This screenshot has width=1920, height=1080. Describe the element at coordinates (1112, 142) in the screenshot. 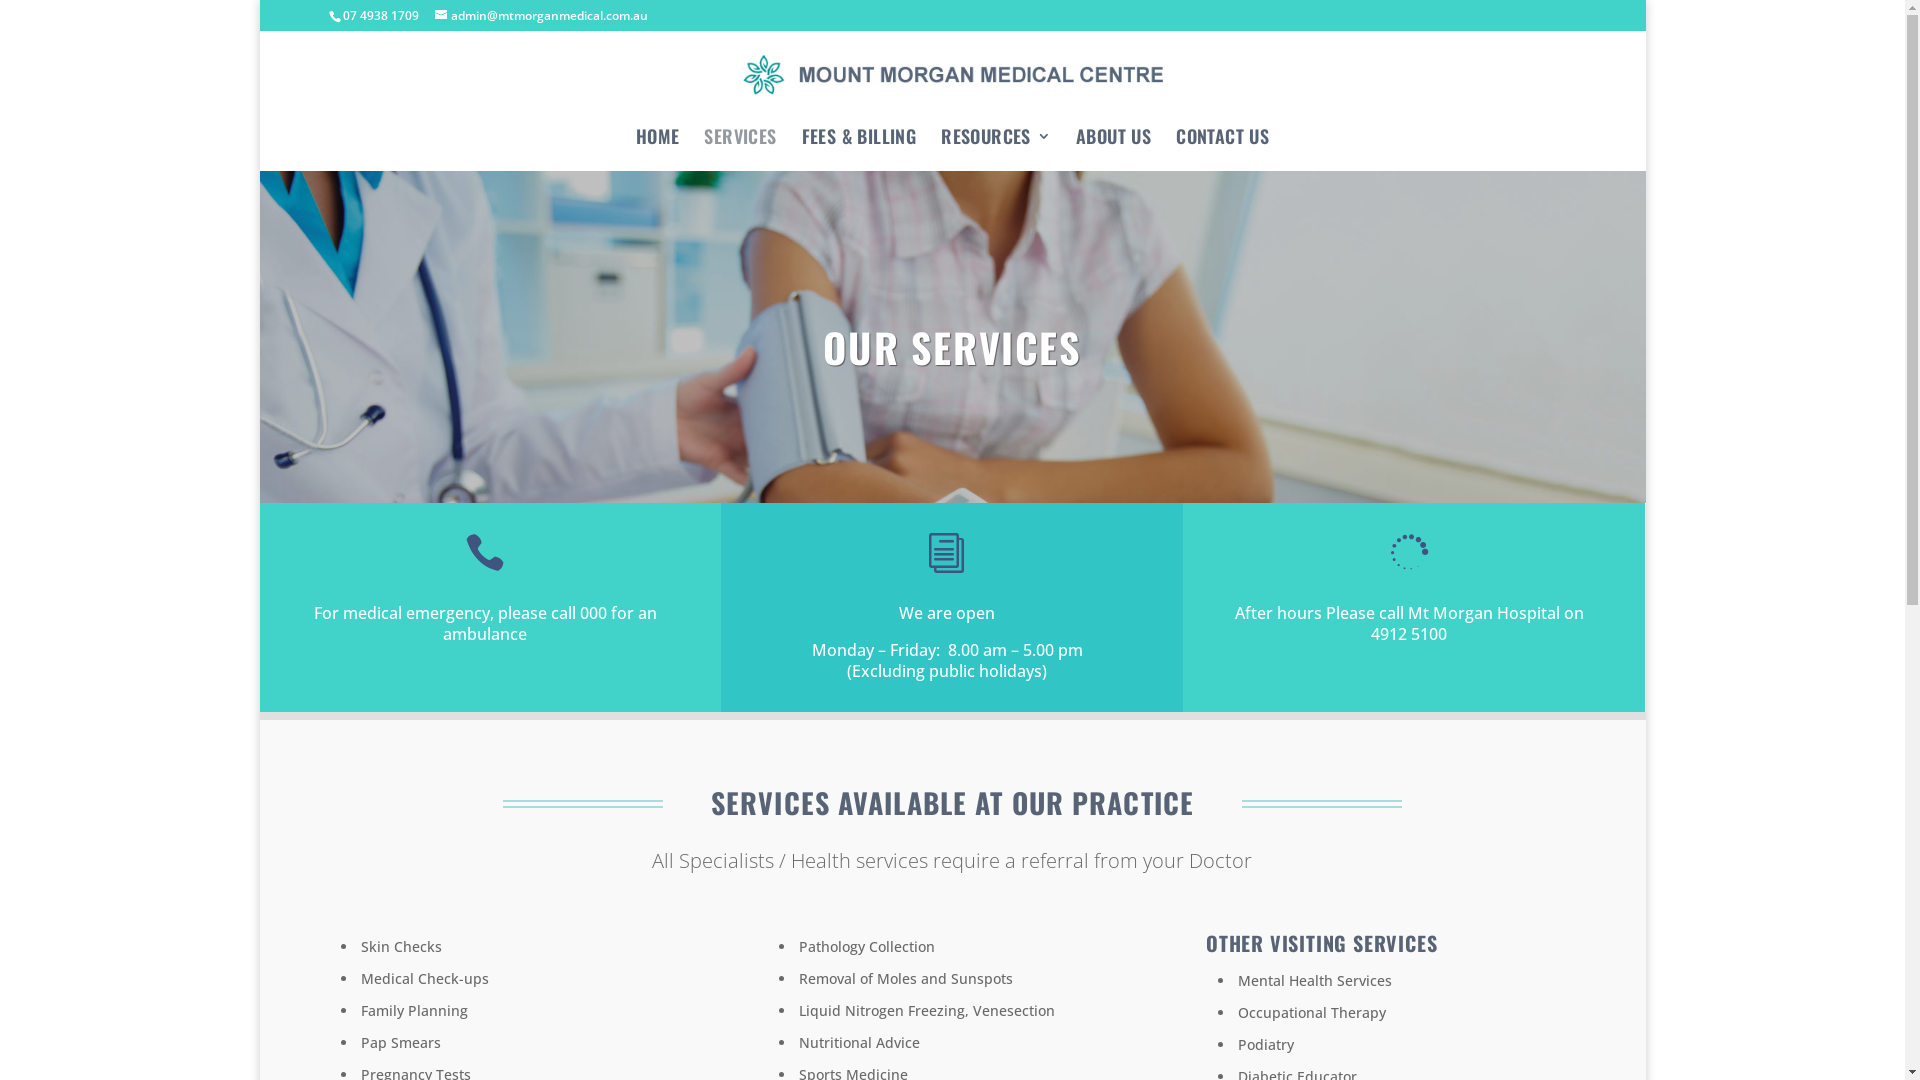

I see `'ABOUT US'` at that location.